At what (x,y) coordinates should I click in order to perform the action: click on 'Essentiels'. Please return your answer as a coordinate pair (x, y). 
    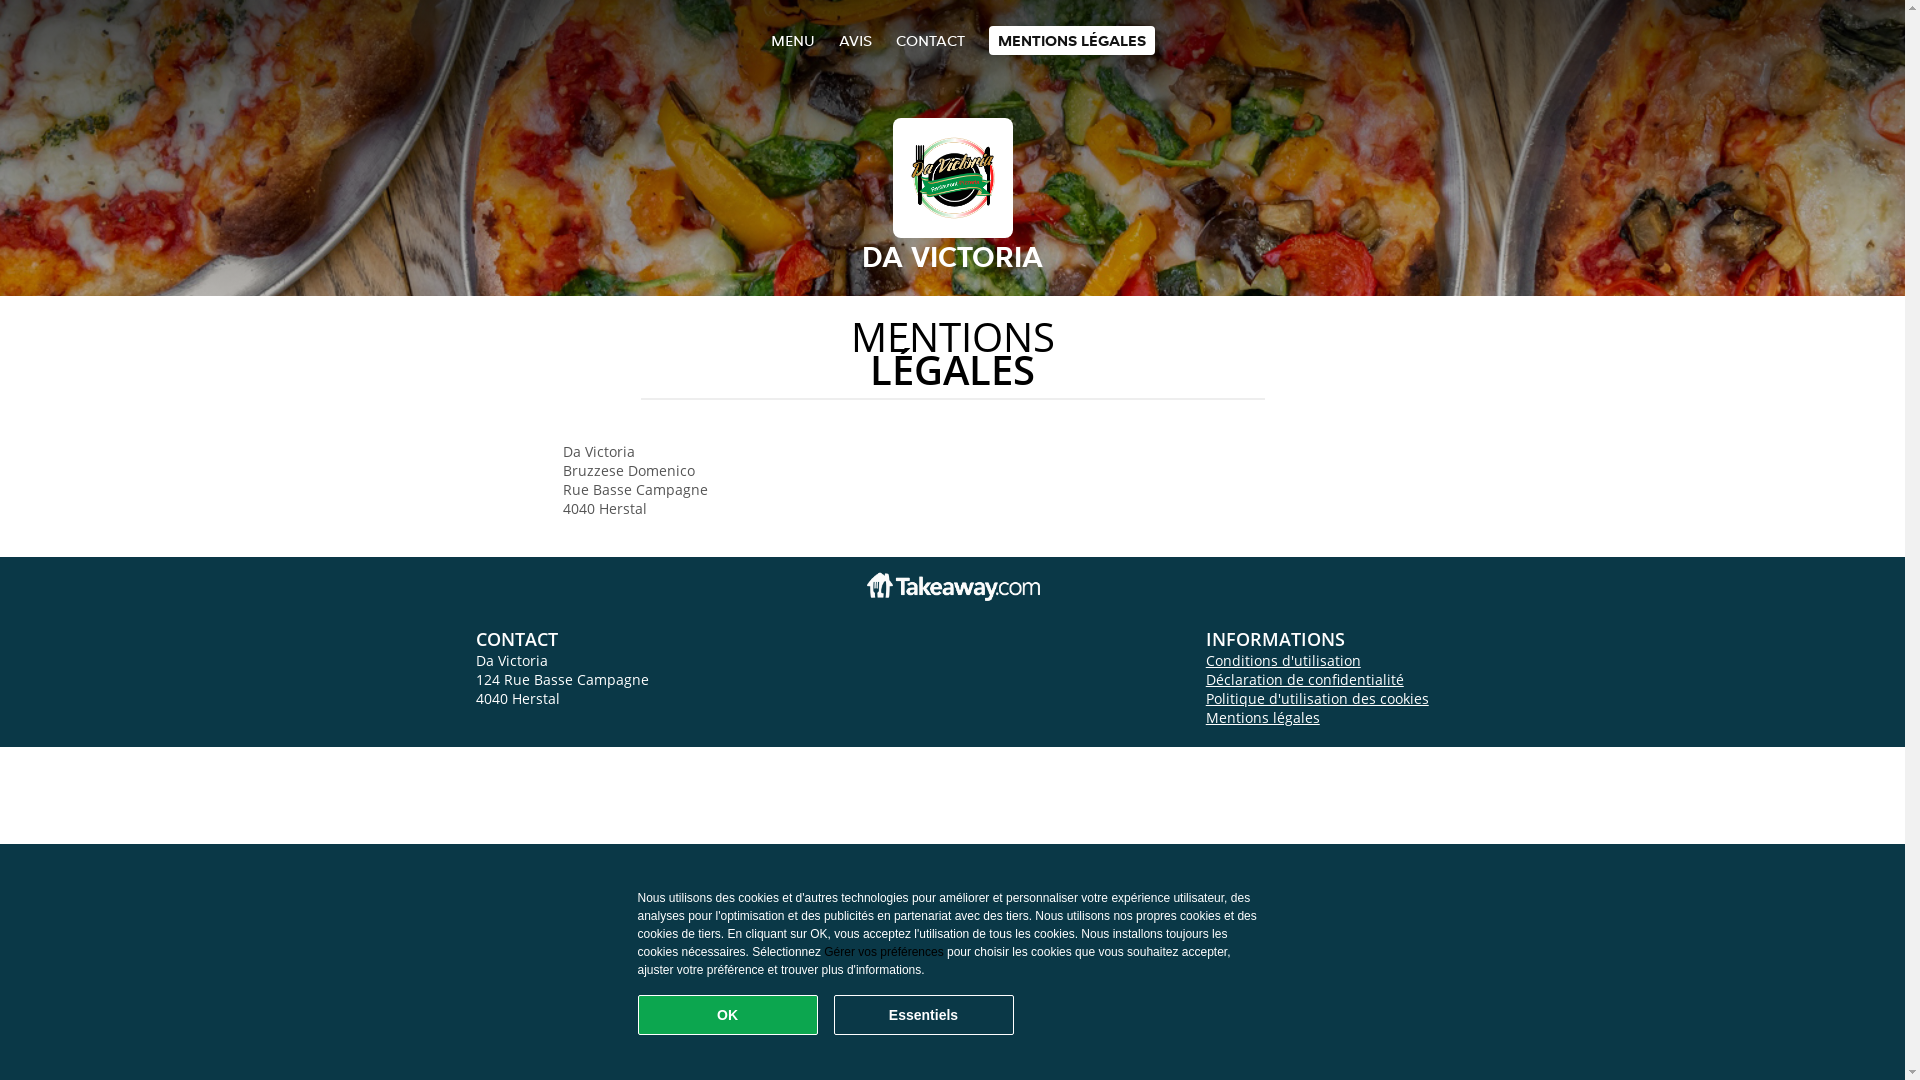
    Looking at the image, I should click on (922, 1014).